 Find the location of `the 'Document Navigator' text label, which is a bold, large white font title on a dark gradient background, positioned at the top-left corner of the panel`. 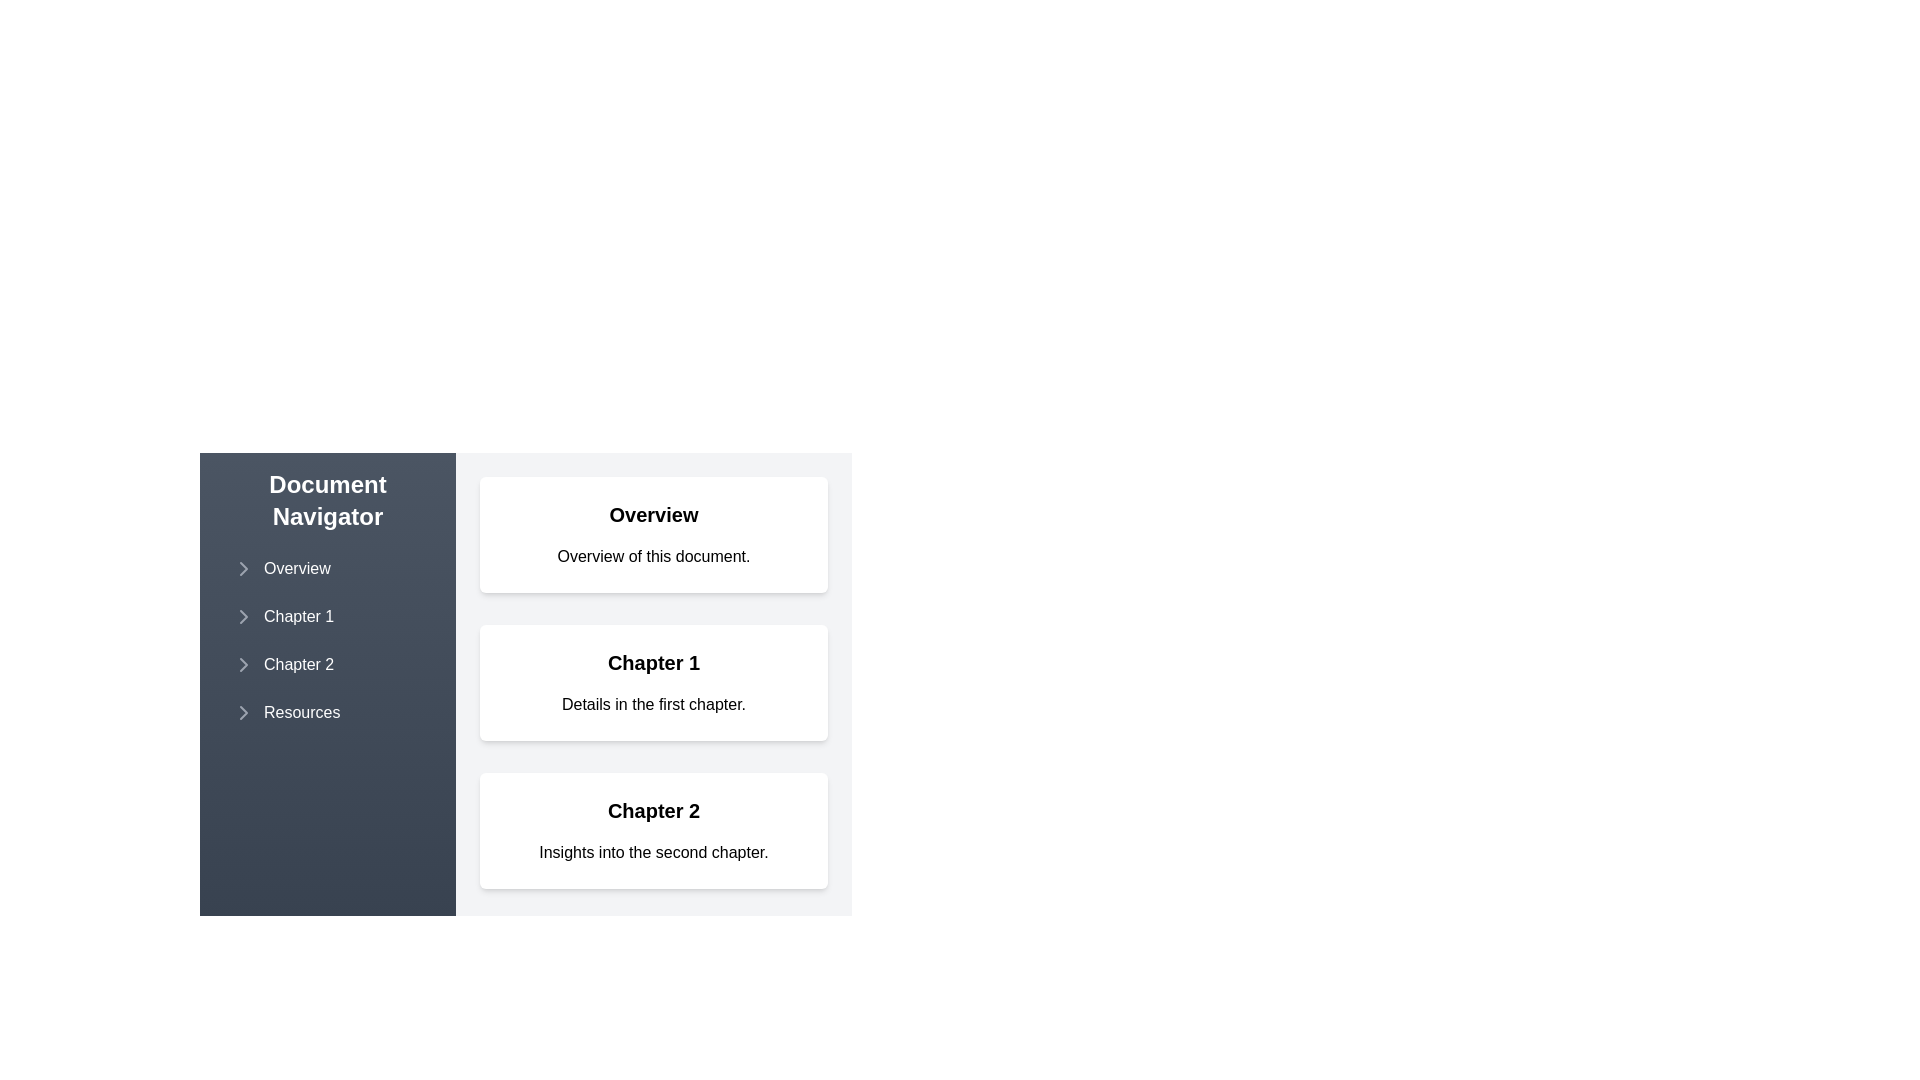

the 'Document Navigator' text label, which is a bold, large white font title on a dark gradient background, positioned at the top-left corner of the panel is located at coordinates (327, 500).